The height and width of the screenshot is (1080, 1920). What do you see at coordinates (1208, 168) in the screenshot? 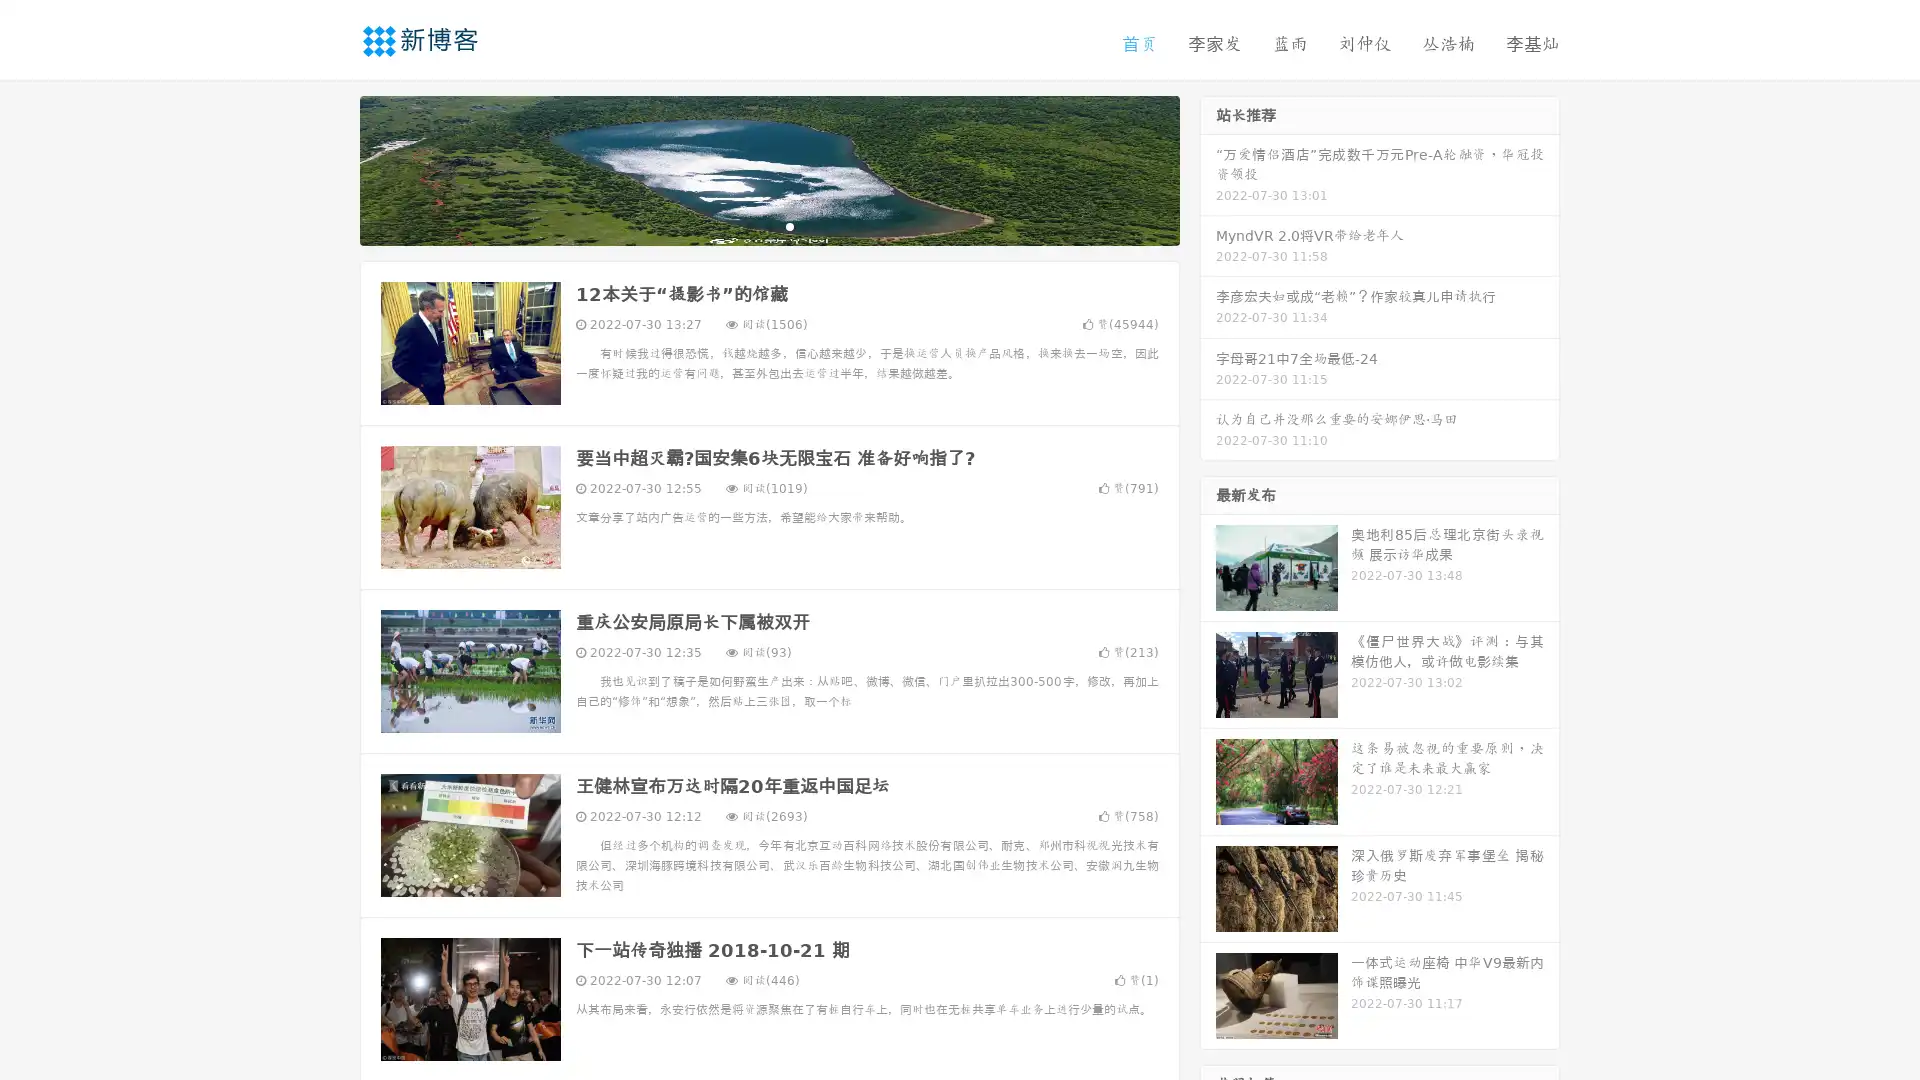
I see `Next slide` at bounding box center [1208, 168].